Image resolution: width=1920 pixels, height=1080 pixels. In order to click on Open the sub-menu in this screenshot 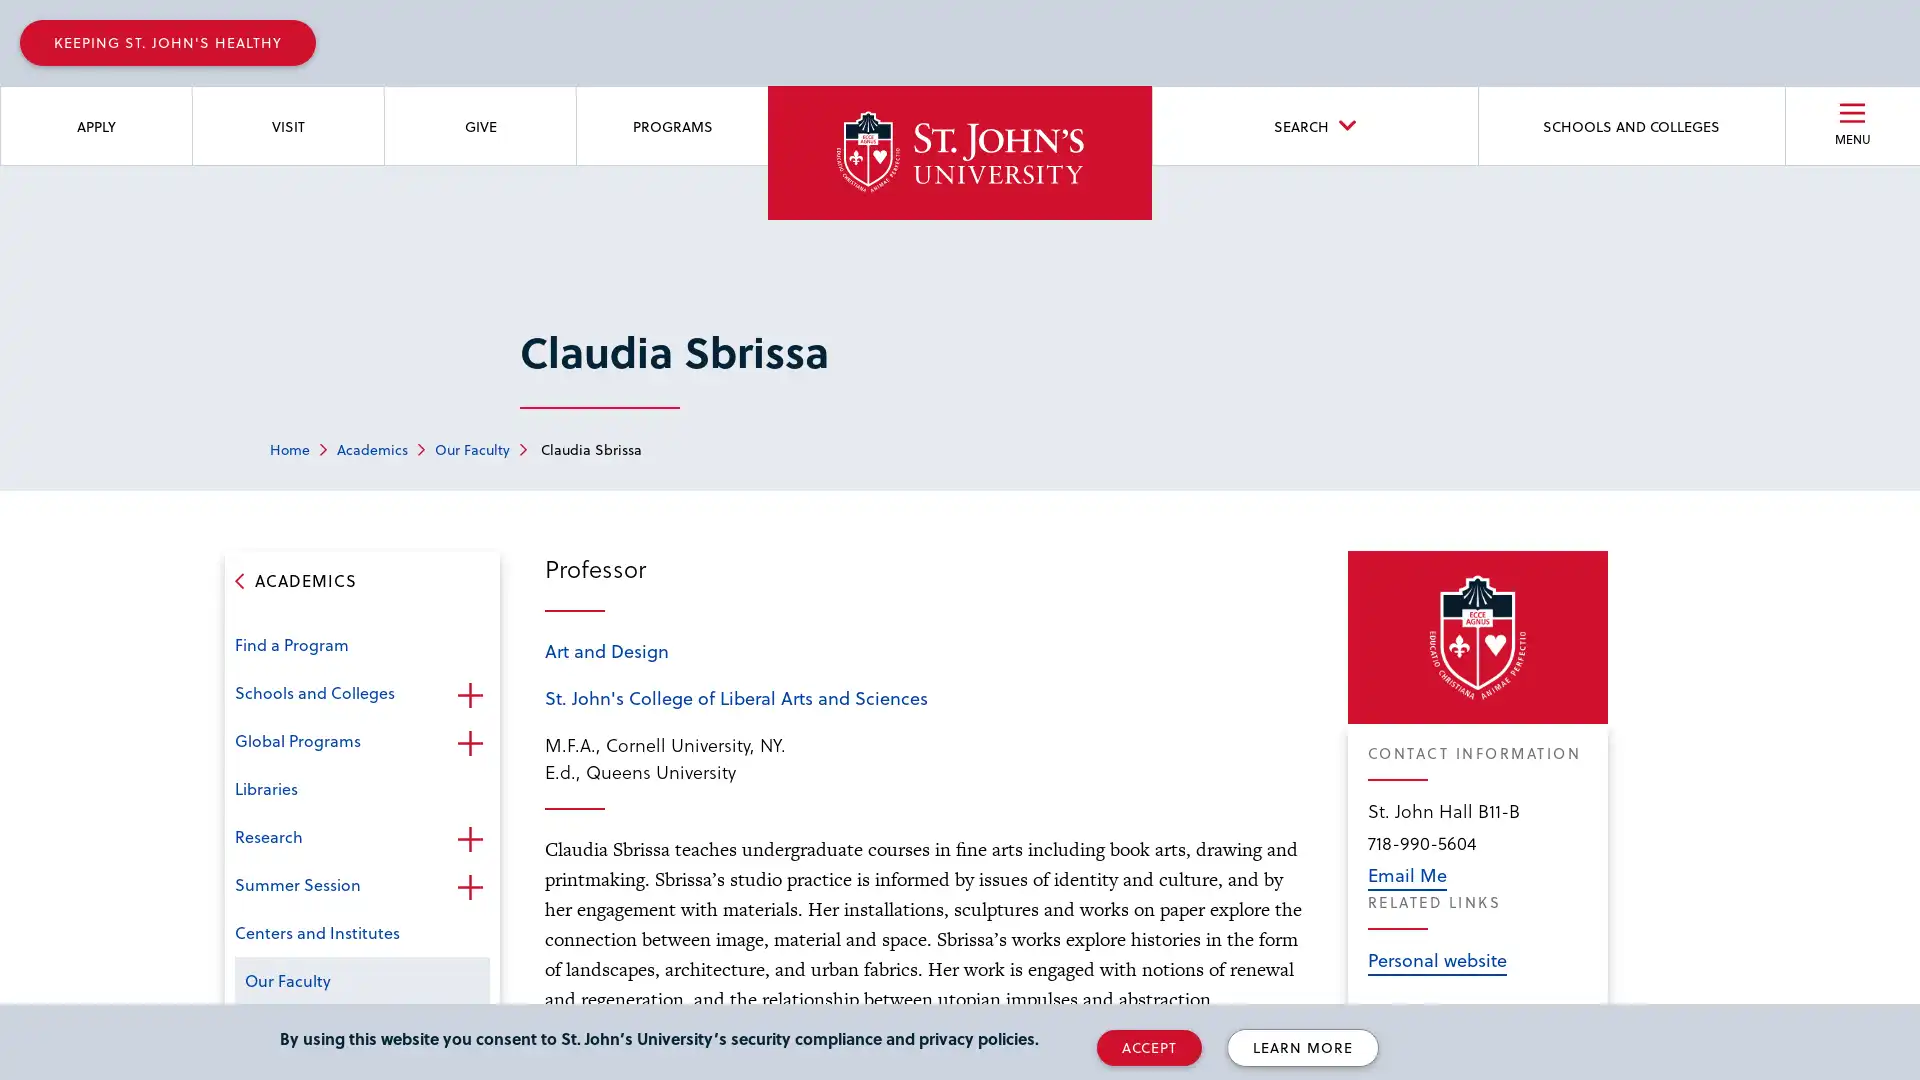, I will do `click(469, 693)`.